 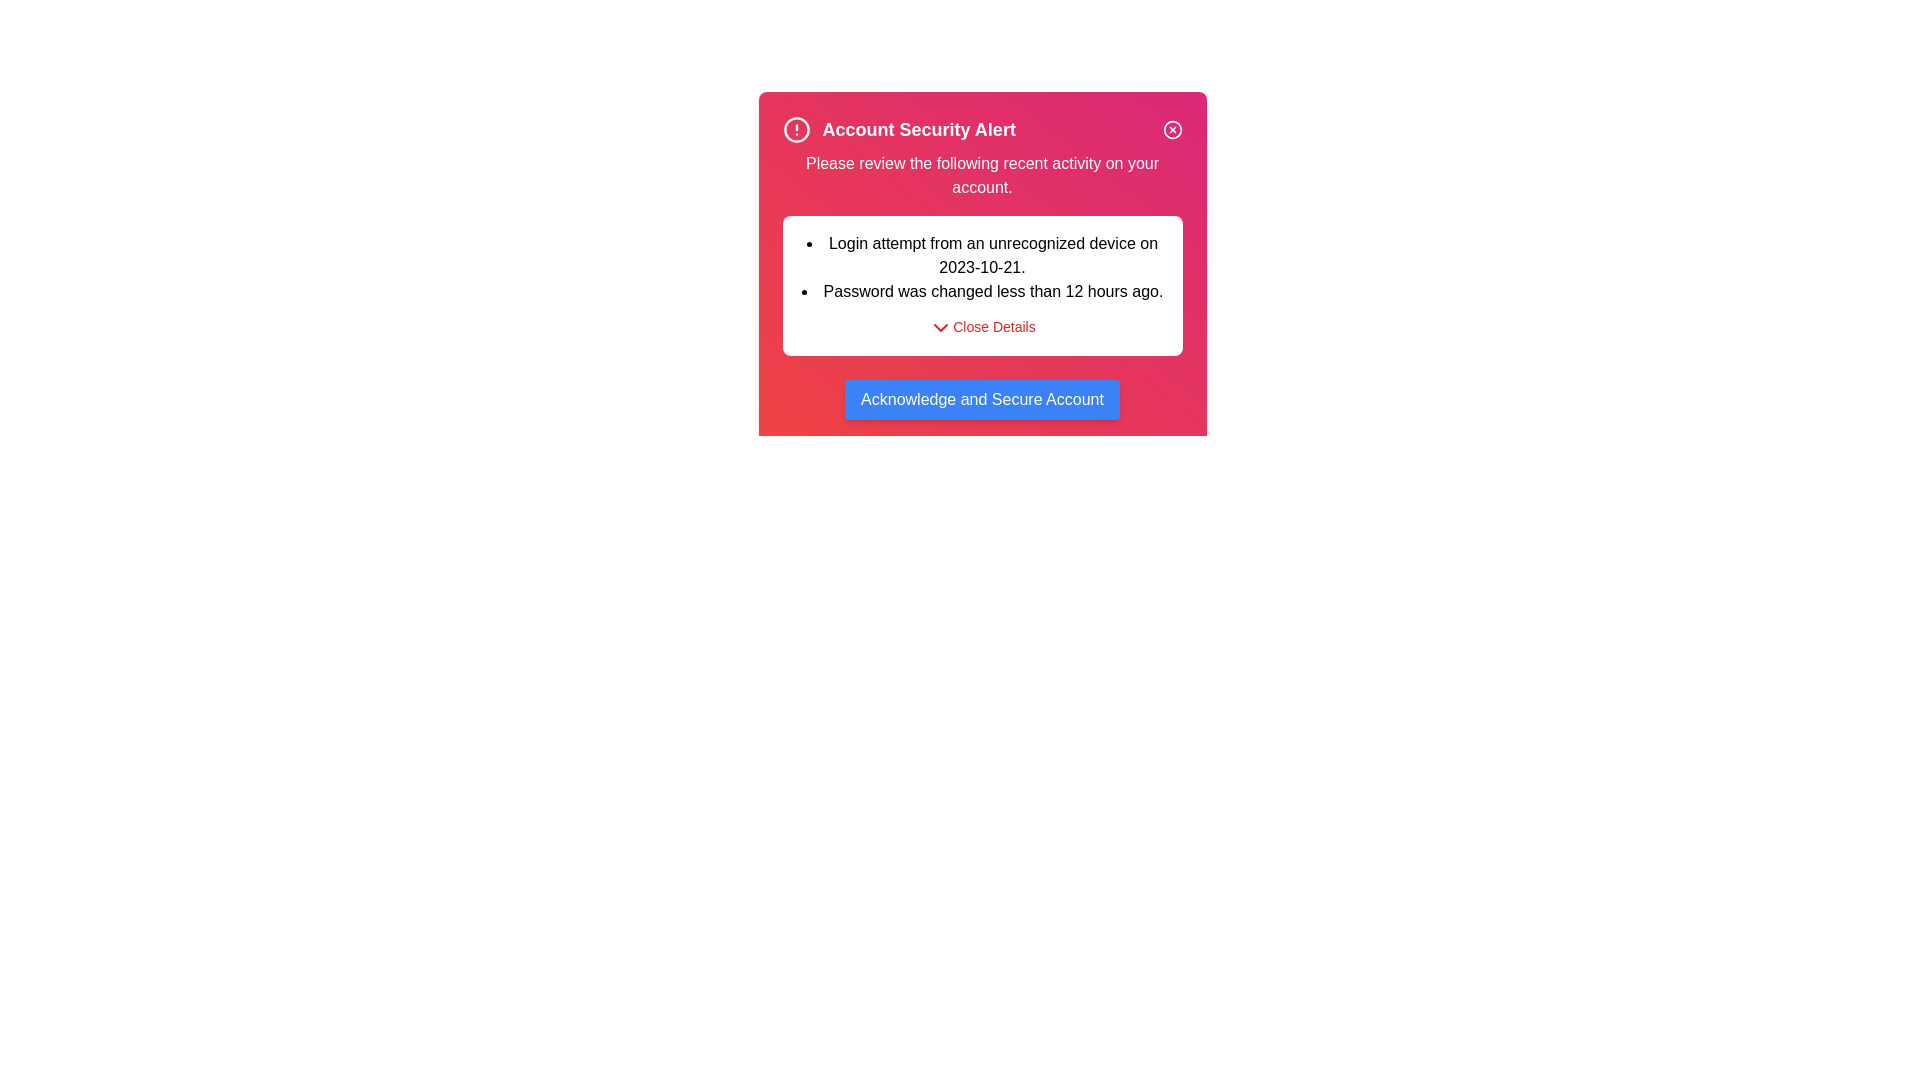 What do you see at coordinates (982, 326) in the screenshot?
I see `the red text link labeled 'Close Details' located at the bottom of the modal window` at bounding box center [982, 326].